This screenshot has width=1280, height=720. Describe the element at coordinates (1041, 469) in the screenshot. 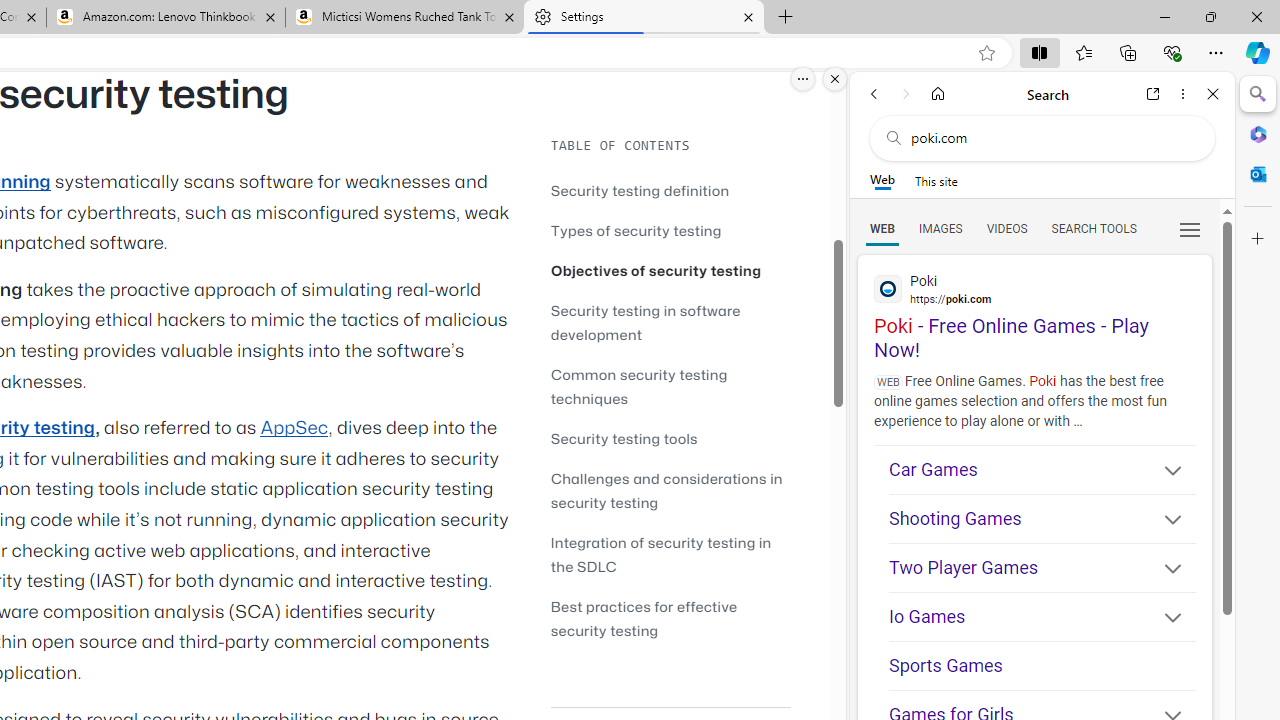

I see `'Car Games'` at that location.